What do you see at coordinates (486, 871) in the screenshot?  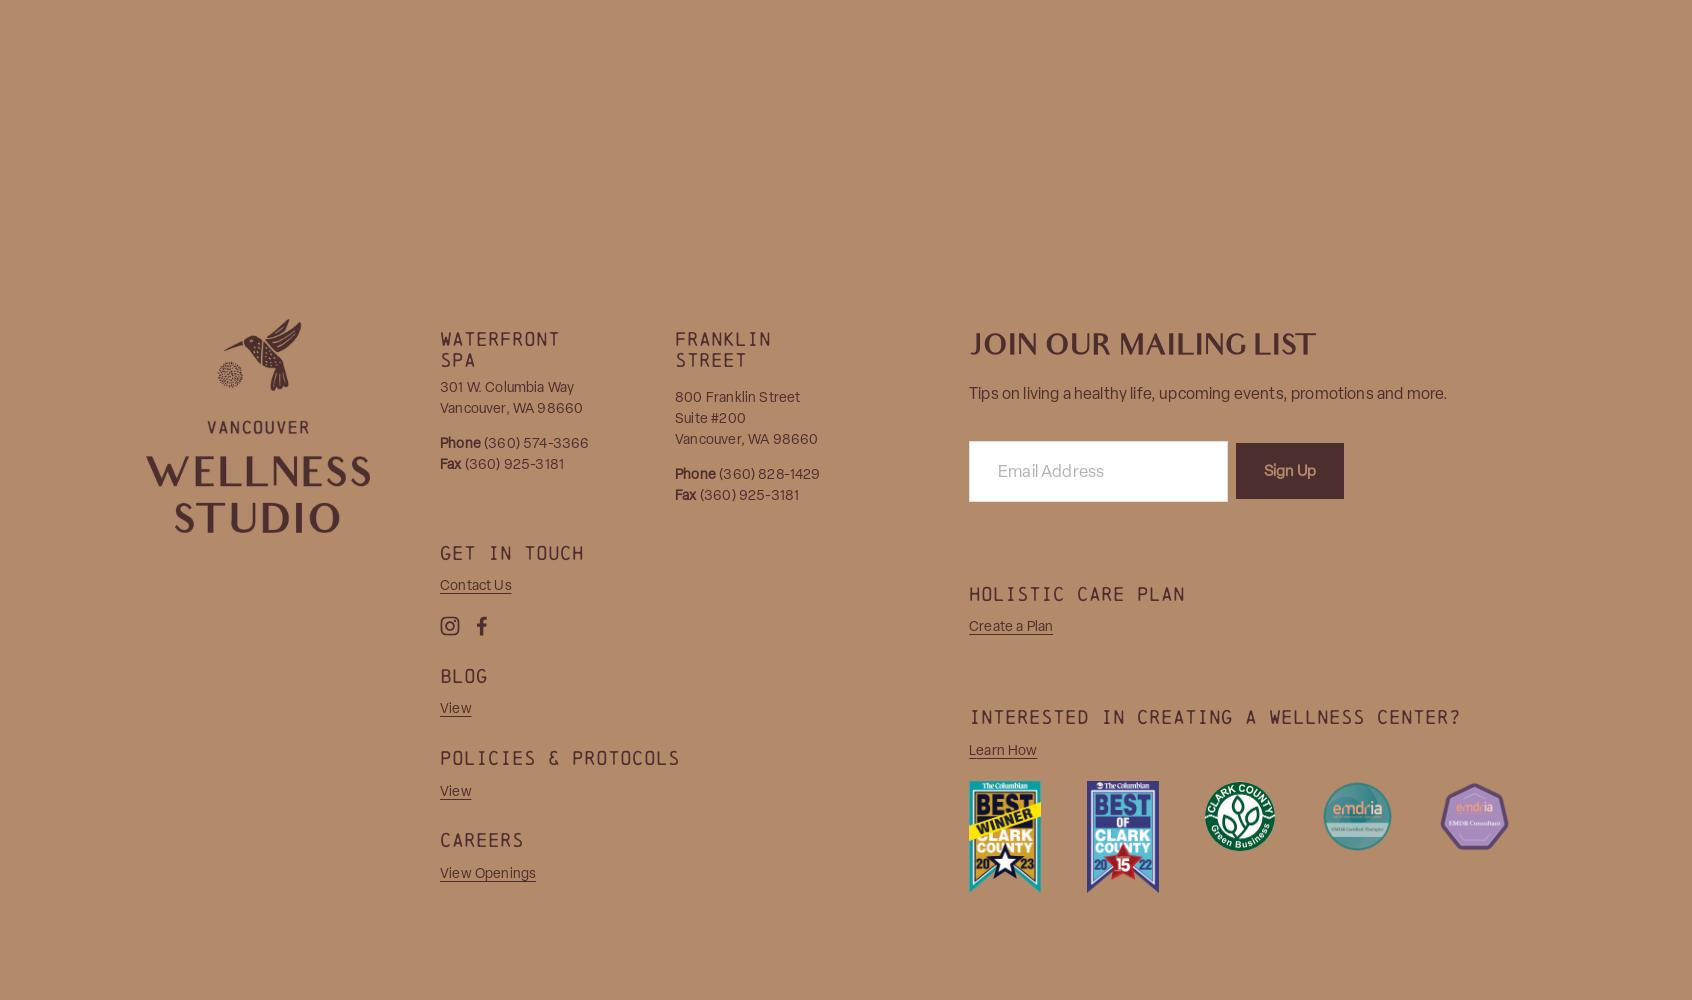 I see `'View Openings'` at bounding box center [486, 871].